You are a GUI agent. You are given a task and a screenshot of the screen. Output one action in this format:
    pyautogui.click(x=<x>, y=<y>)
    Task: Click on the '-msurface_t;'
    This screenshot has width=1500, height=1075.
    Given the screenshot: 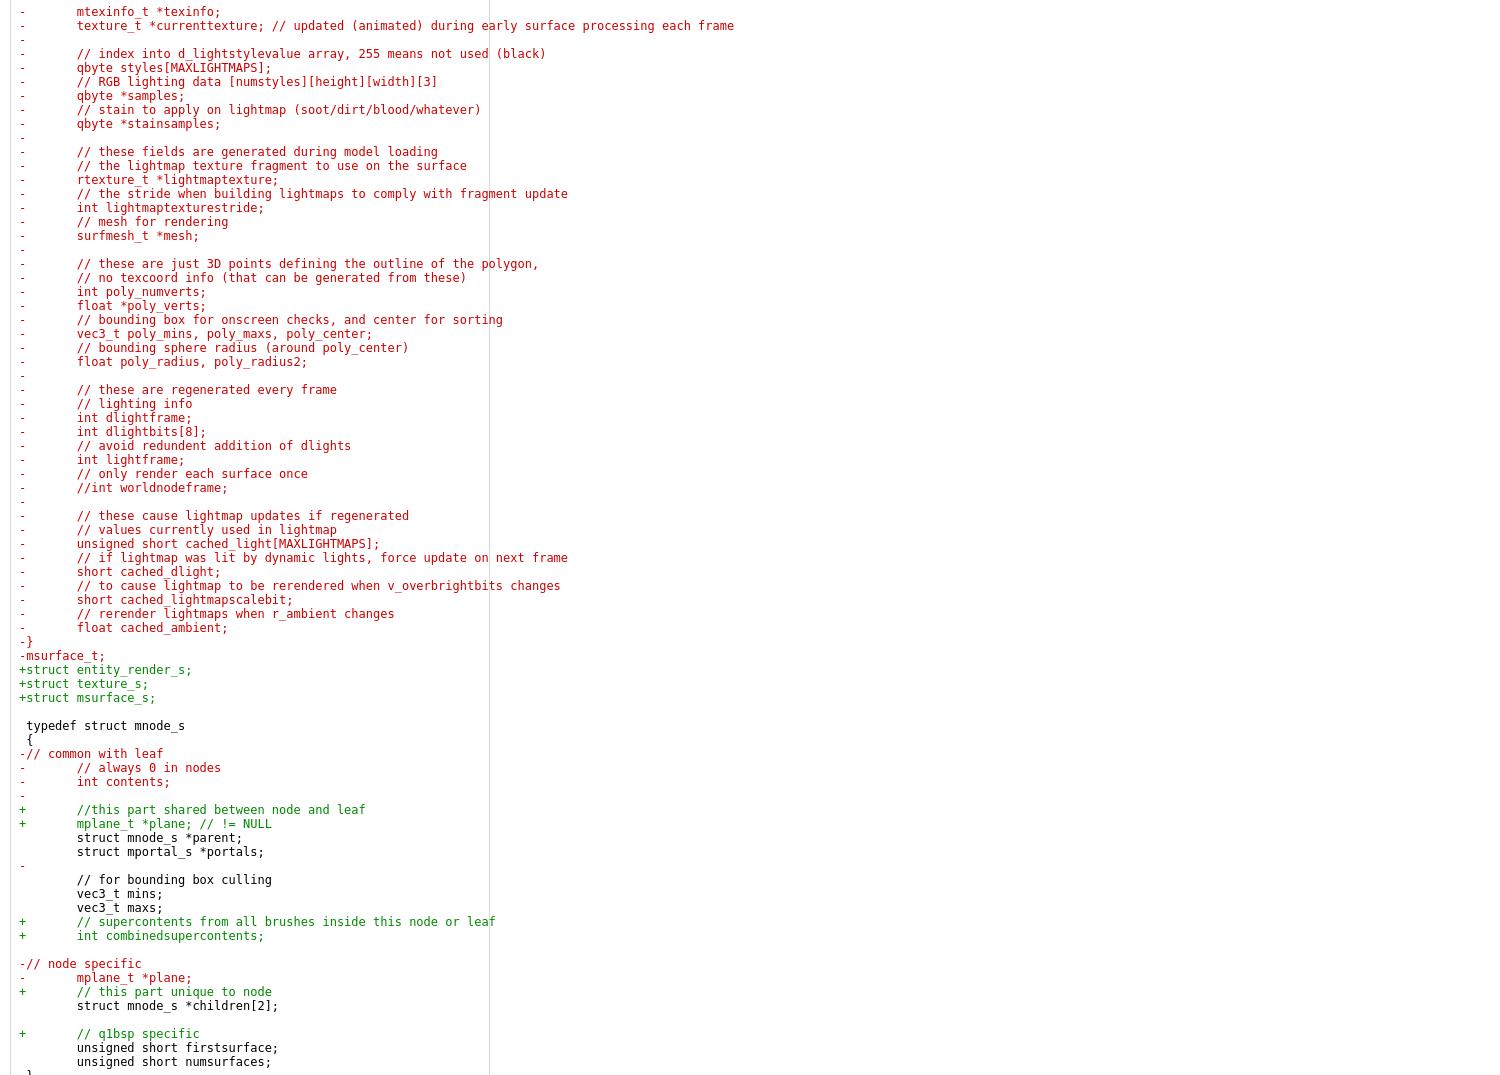 What is the action you would take?
    pyautogui.click(x=61, y=655)
    